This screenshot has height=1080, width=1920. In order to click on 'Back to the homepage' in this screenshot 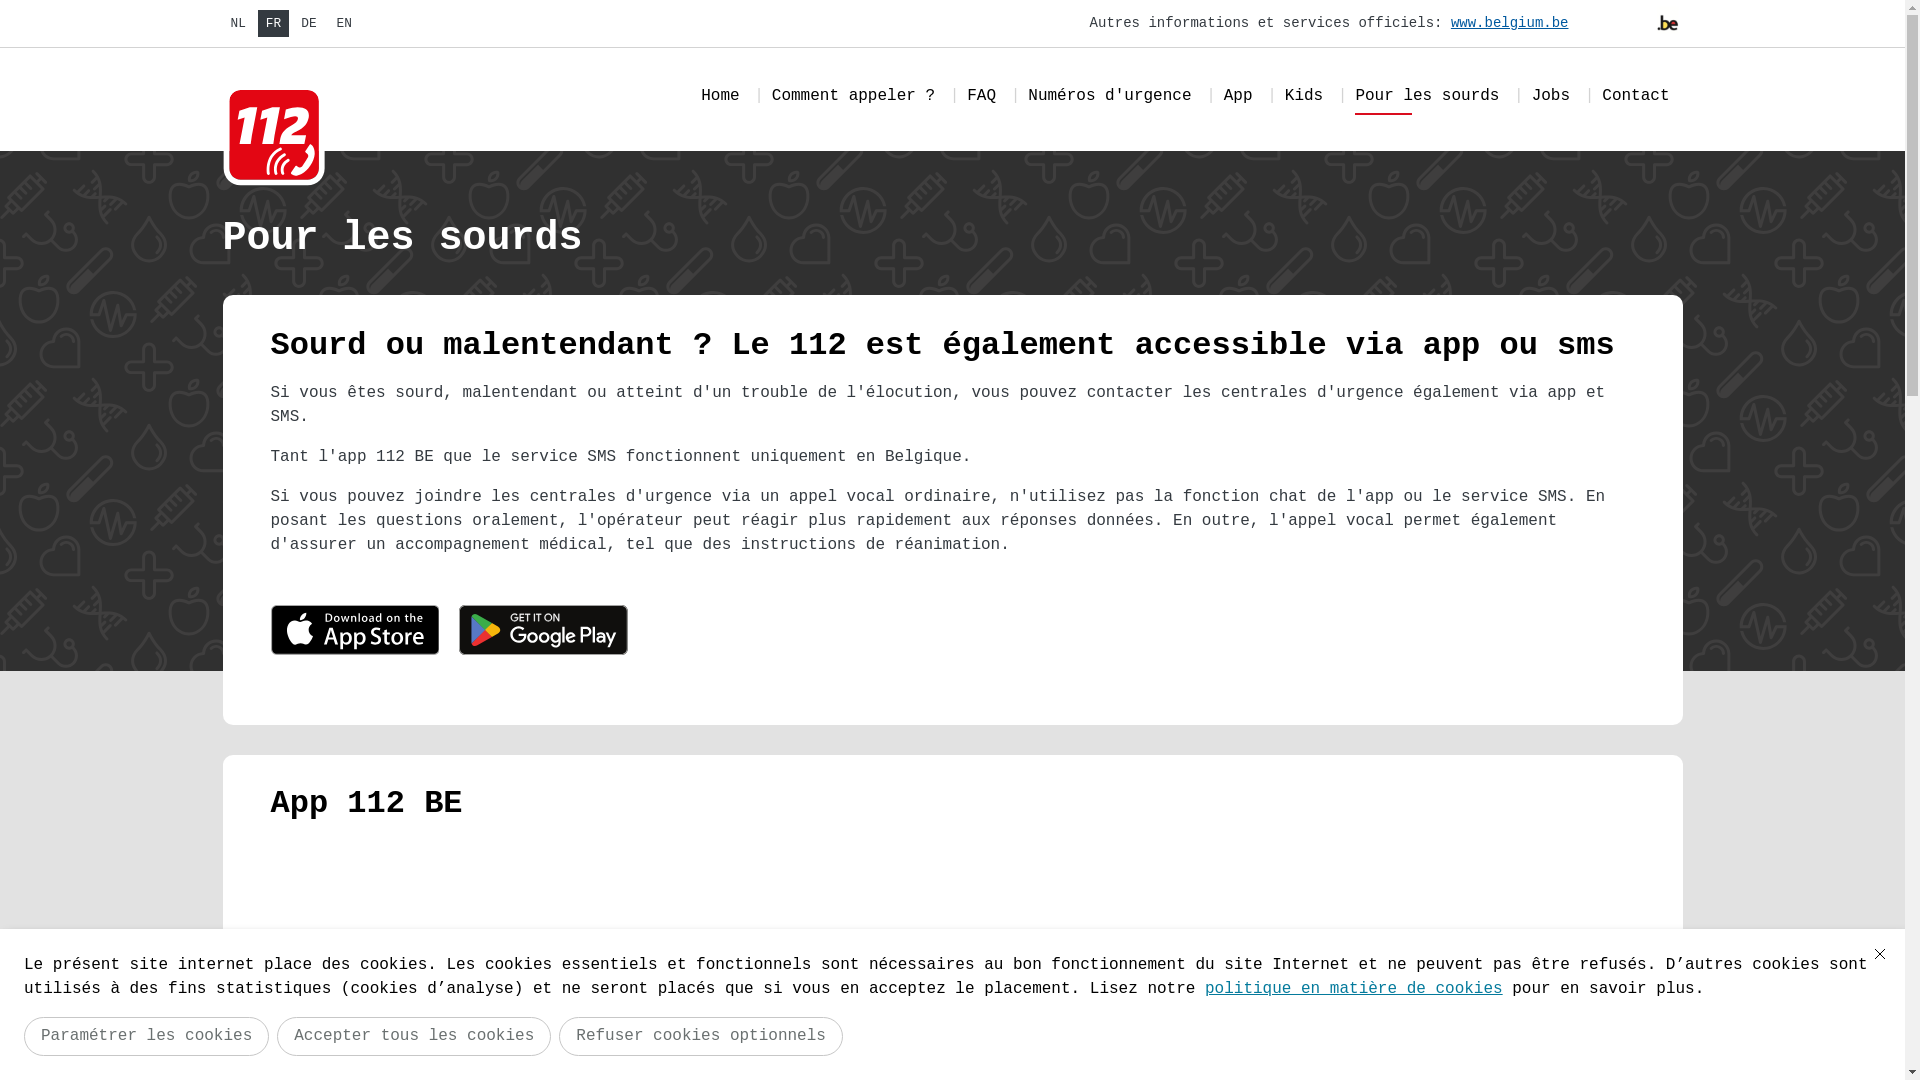, I will do `click(221, 135)`.